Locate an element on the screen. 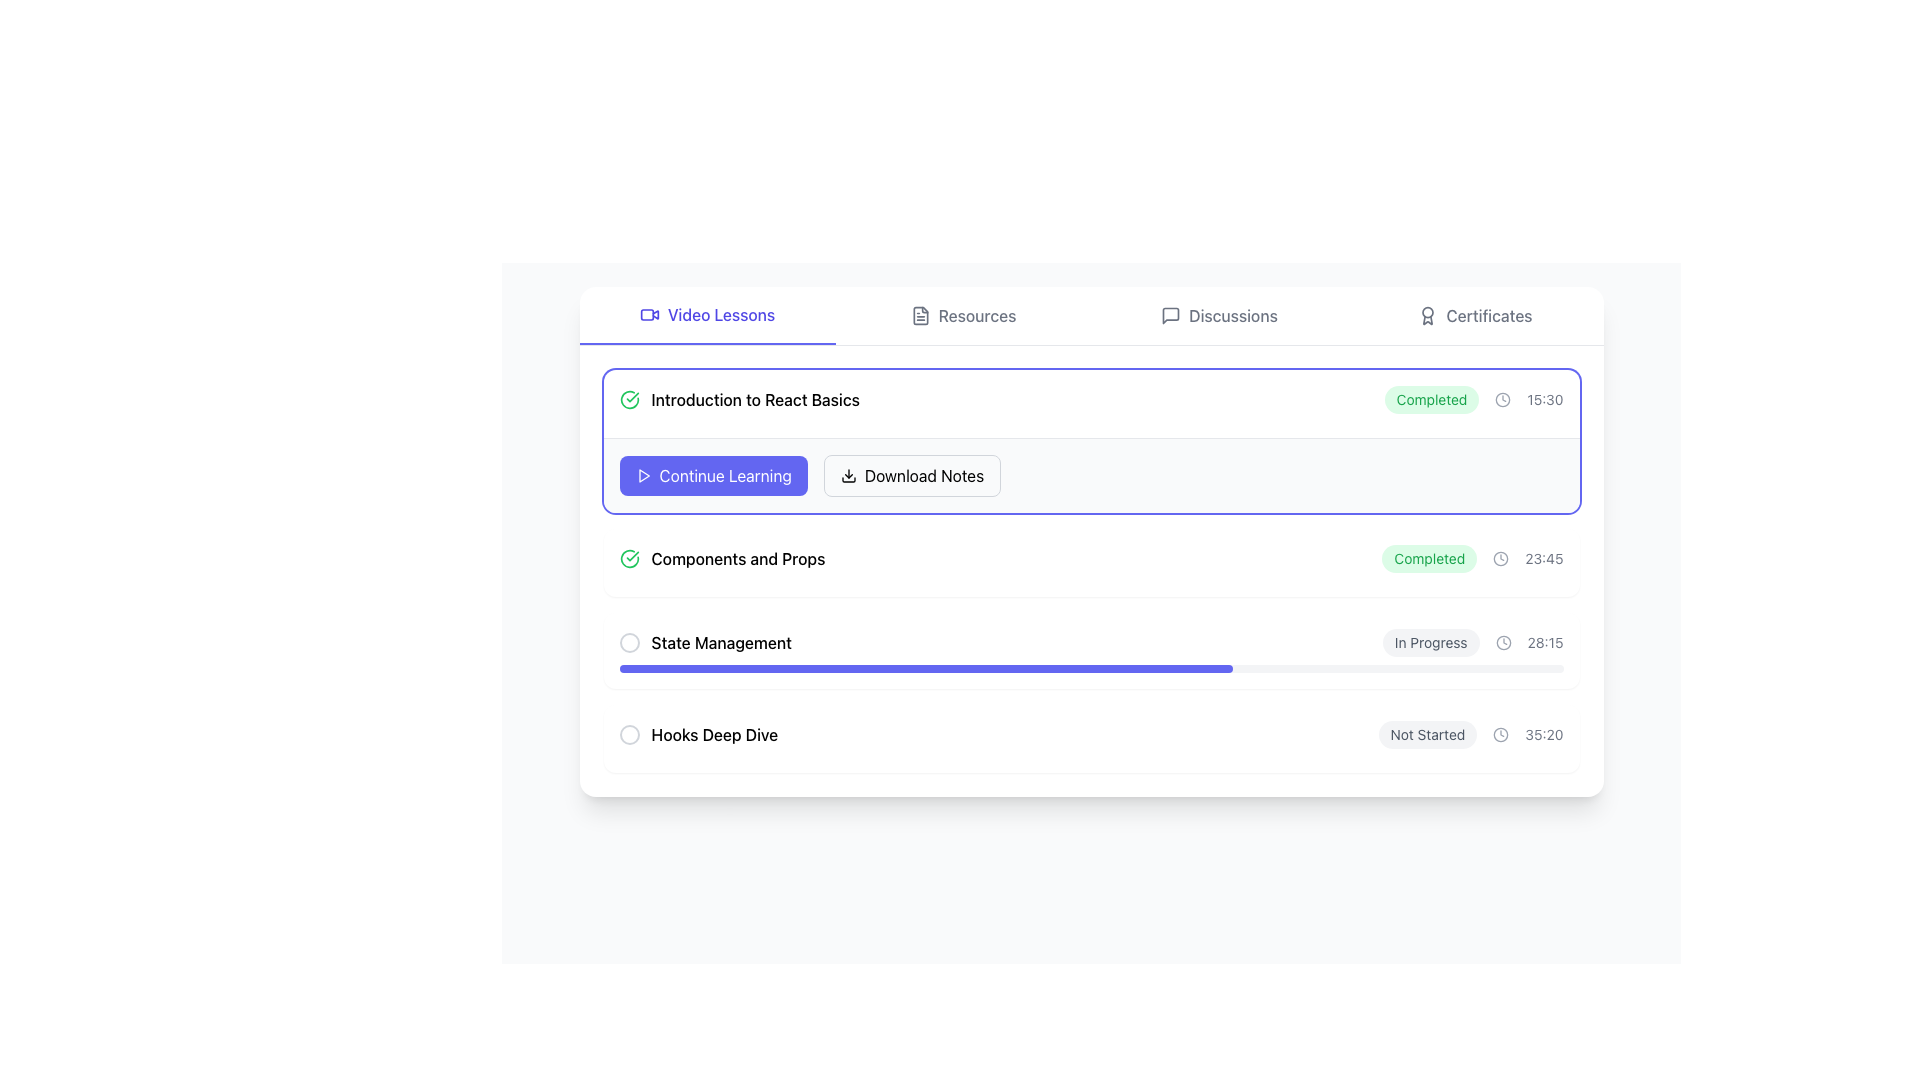 This screenshot has width=1920, height=1080. the 'Discussions' button in the navigation bar to change its text color and background is located at coordinates (1218, 315).